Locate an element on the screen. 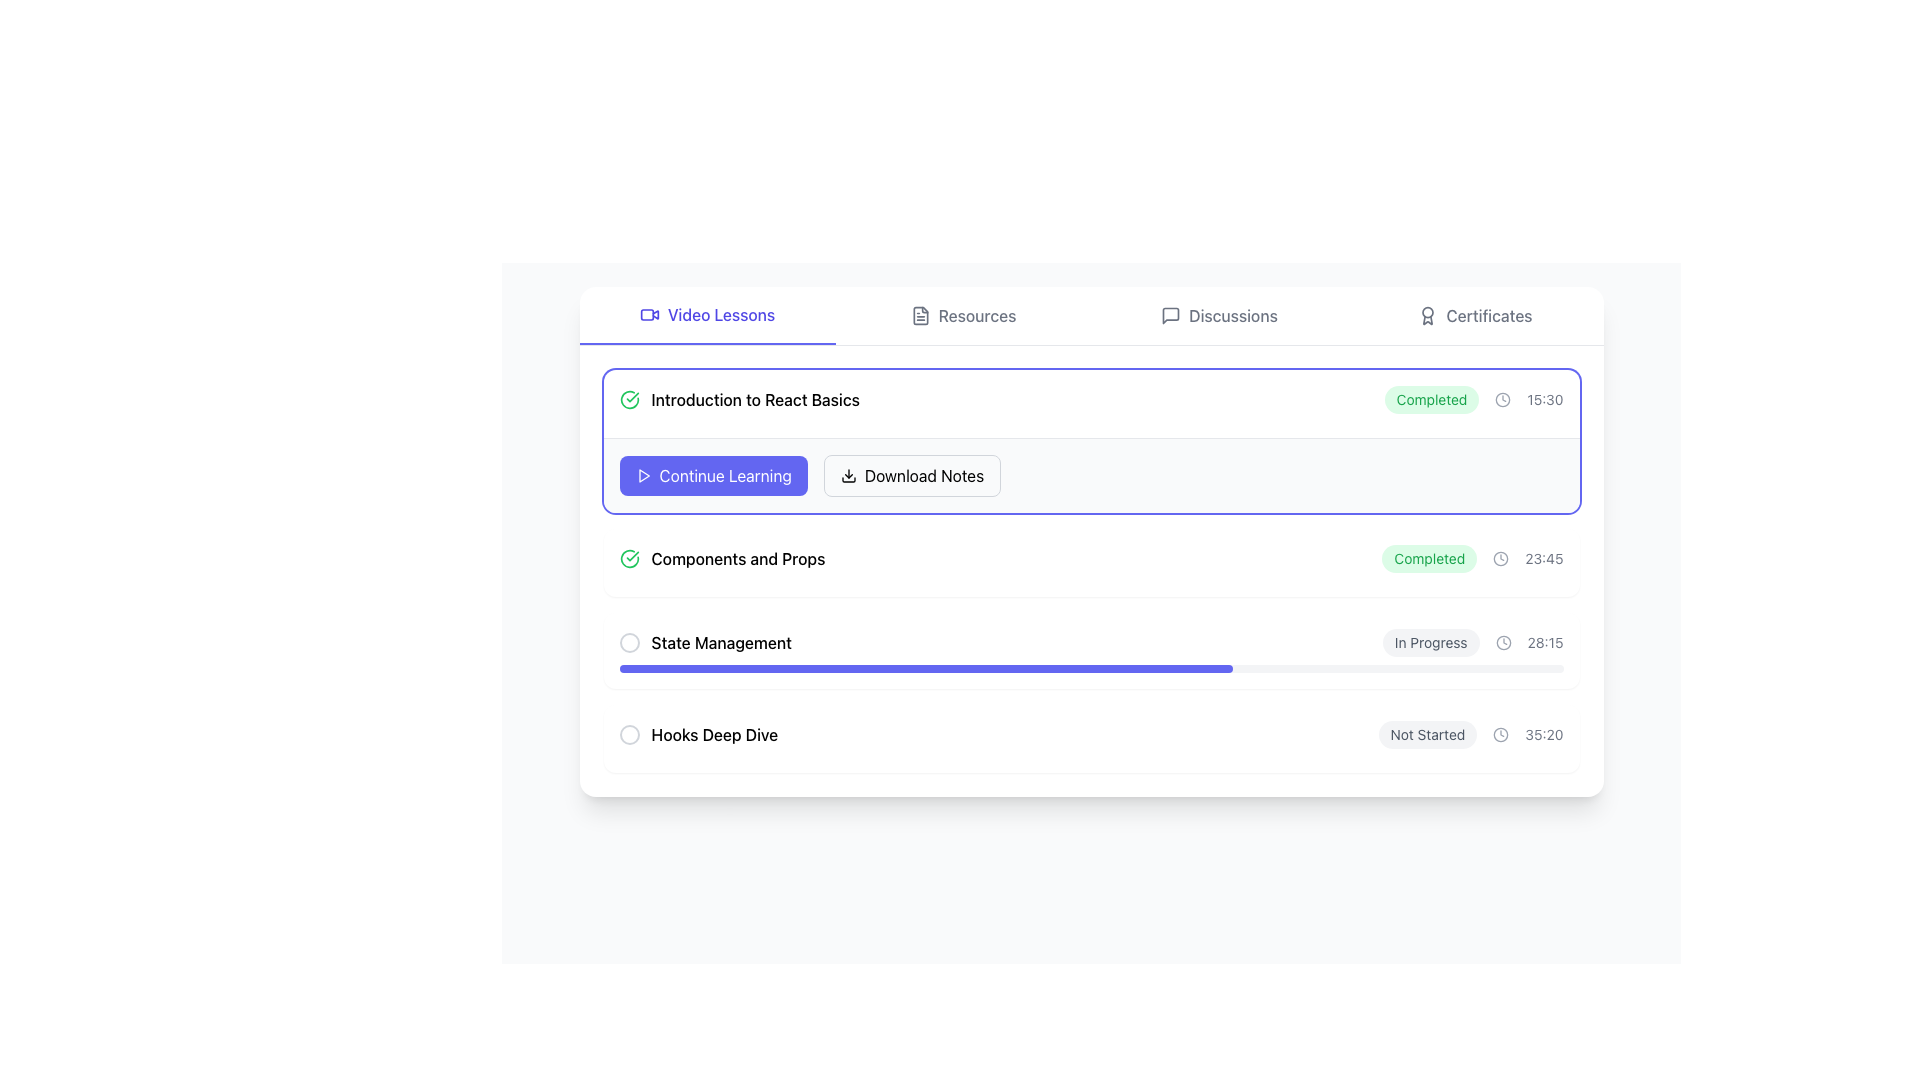 This screenshot has width=1920, height=1080. the 'Discussions' button in the navigation bar to change its text color and background is located at coordinates (1218, 315).